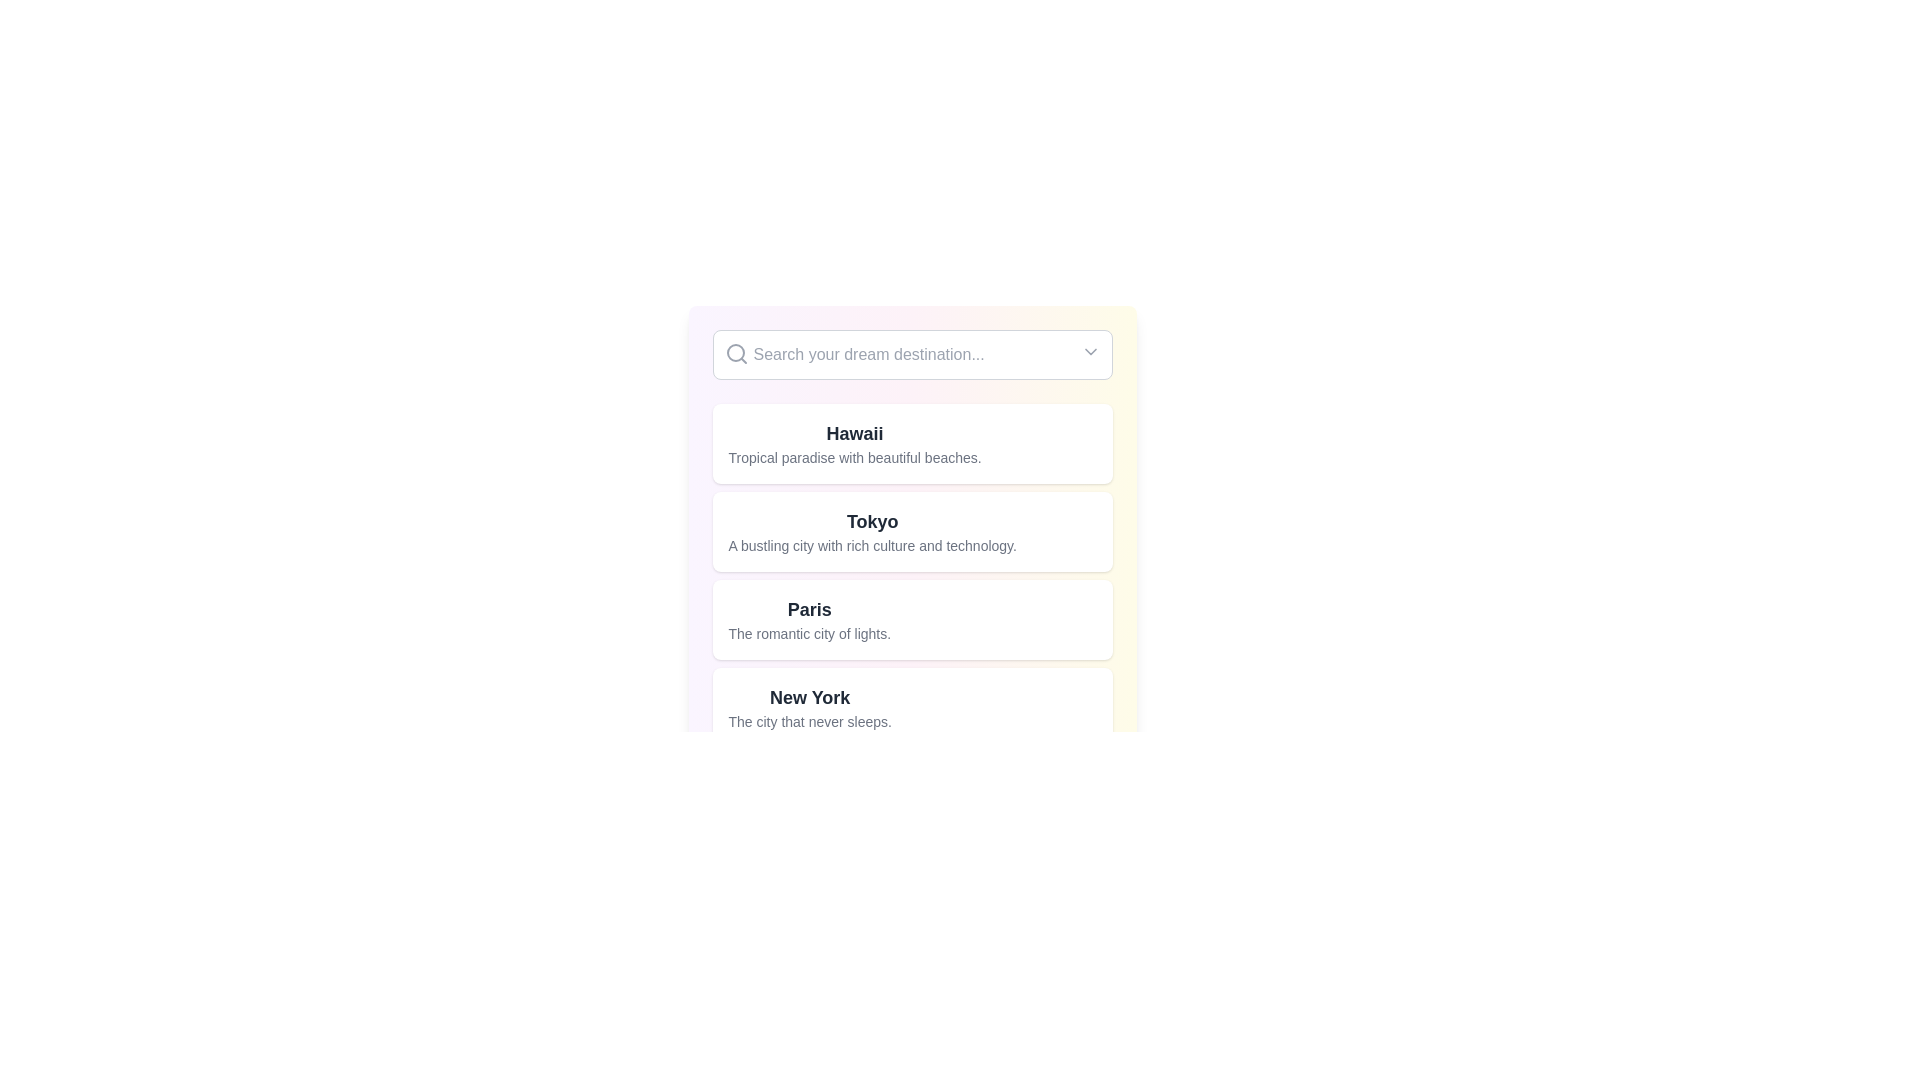  What do you see at coordinates (911, 538) in the screenshot?
I see `to select the 'Tokyo' card, which is the second card in a vertical list with a white background and rounded corners, featuring bold text for the title and a description below` at bounding box center [911, 538].